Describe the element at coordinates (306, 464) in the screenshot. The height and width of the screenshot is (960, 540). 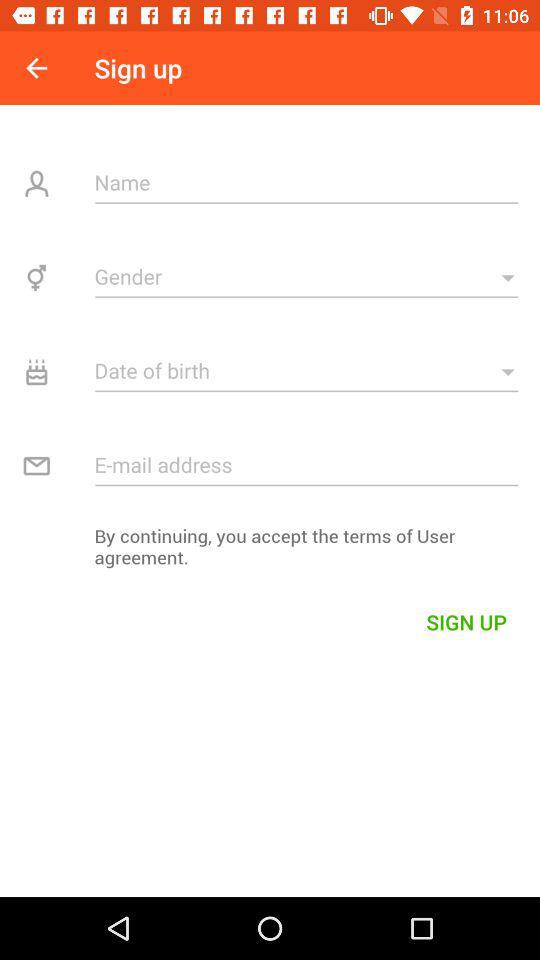
I see `email address field` at that location.